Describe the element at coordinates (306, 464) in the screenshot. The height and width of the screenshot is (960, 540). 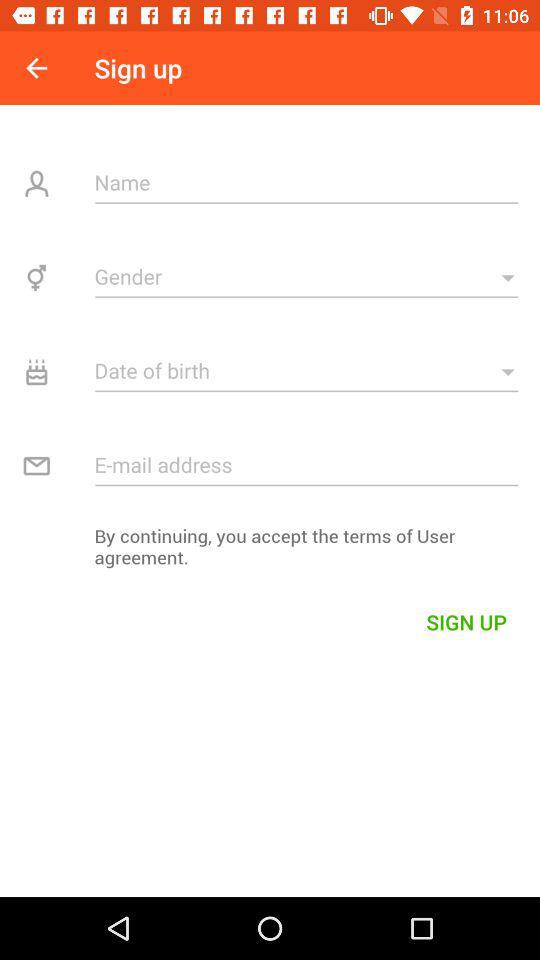
I see `email address field` at that location.